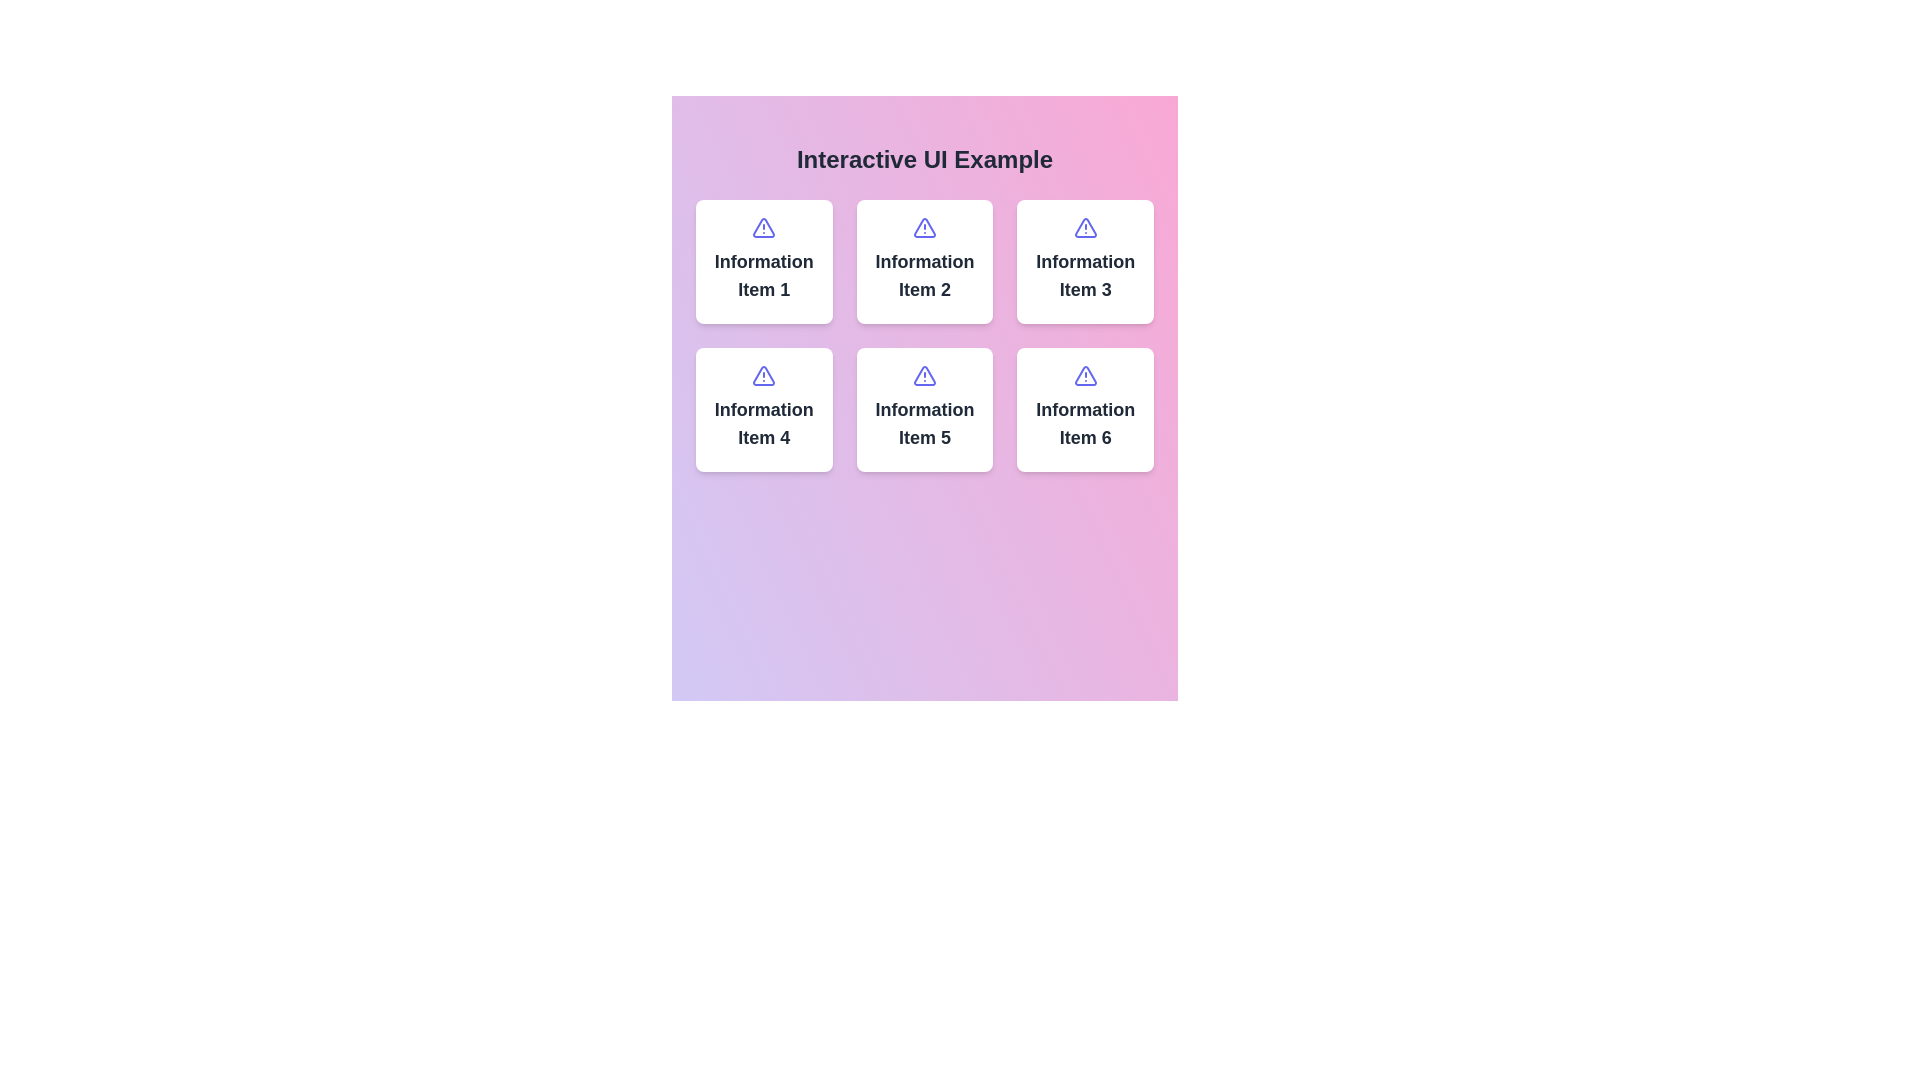 Image resolution: width=1920 pixels, height=1080 pixels. Describe the element at coordinates (763, 226) in the screenshot. I see `the top-left triangular warning icon in the grid layout under the heading 'Interactive UI Example'` at that location.